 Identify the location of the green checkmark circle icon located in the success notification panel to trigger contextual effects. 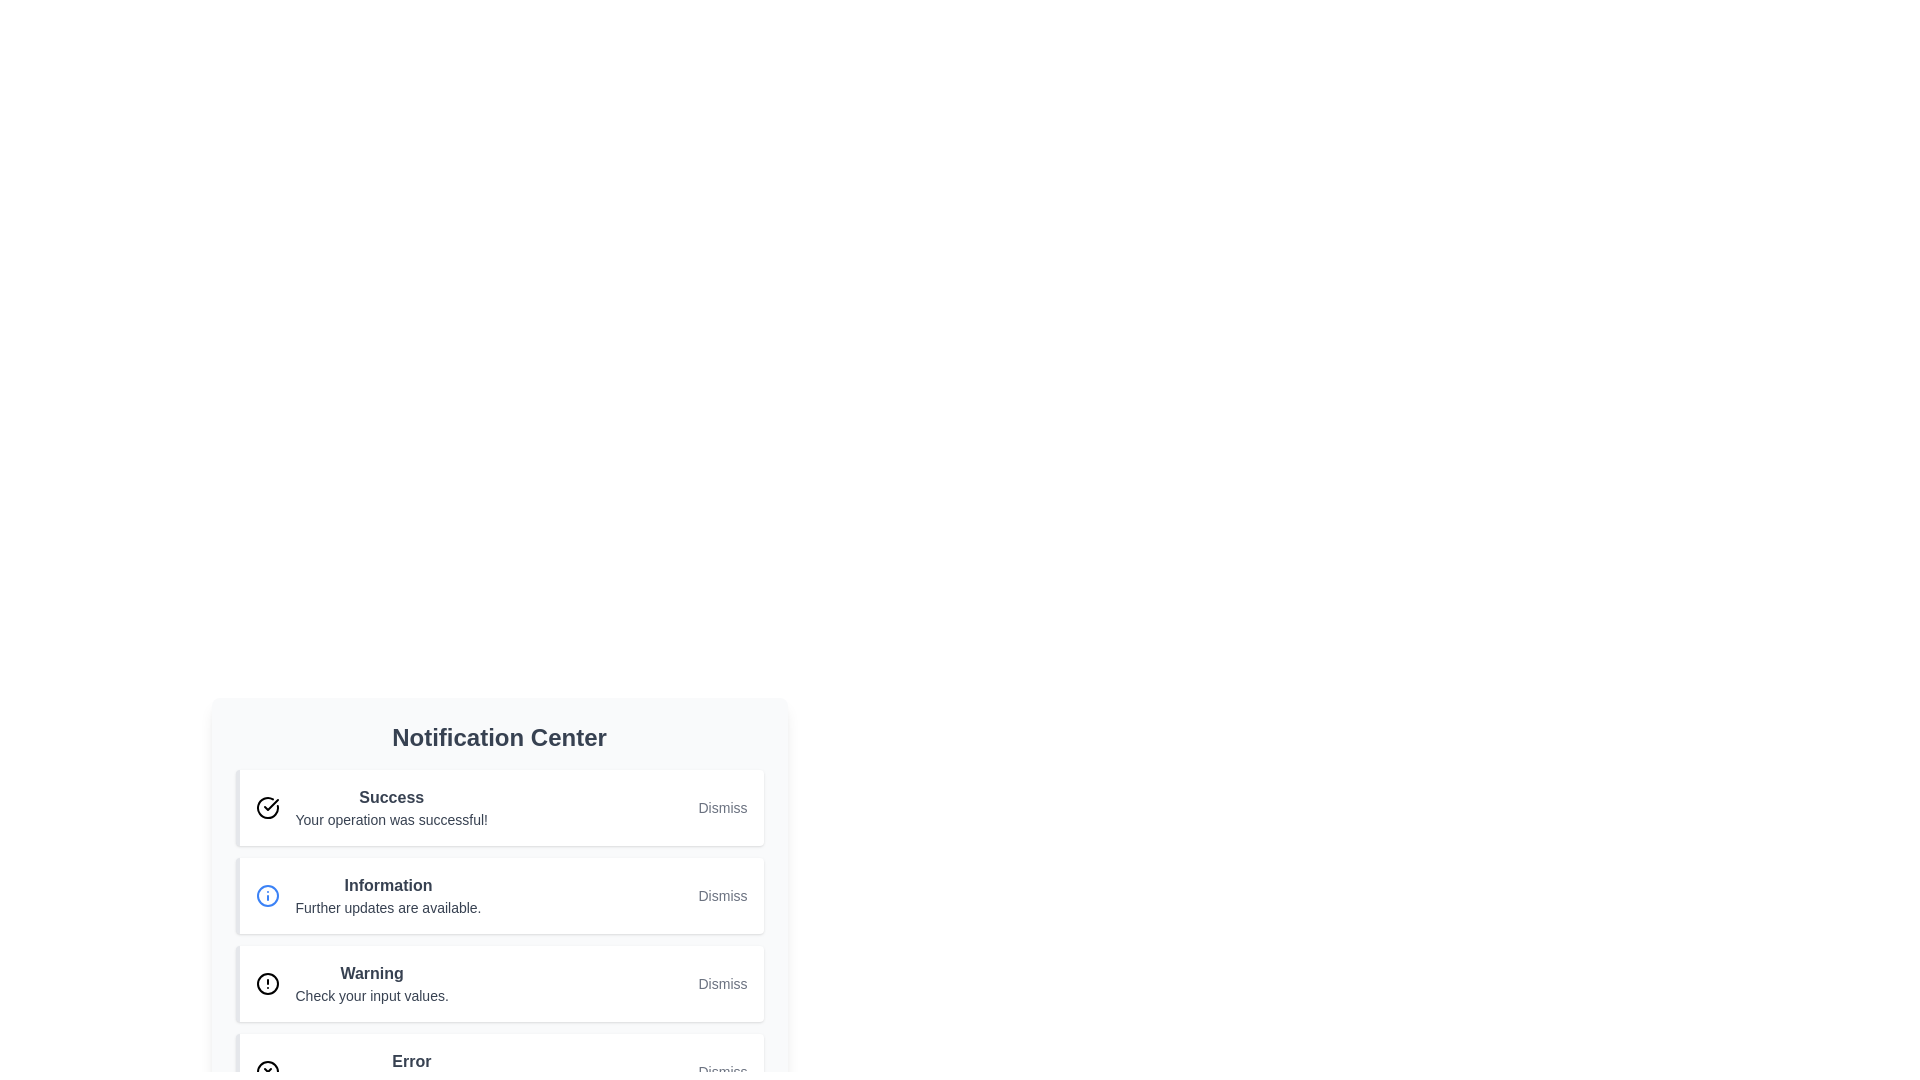
(266, 806).